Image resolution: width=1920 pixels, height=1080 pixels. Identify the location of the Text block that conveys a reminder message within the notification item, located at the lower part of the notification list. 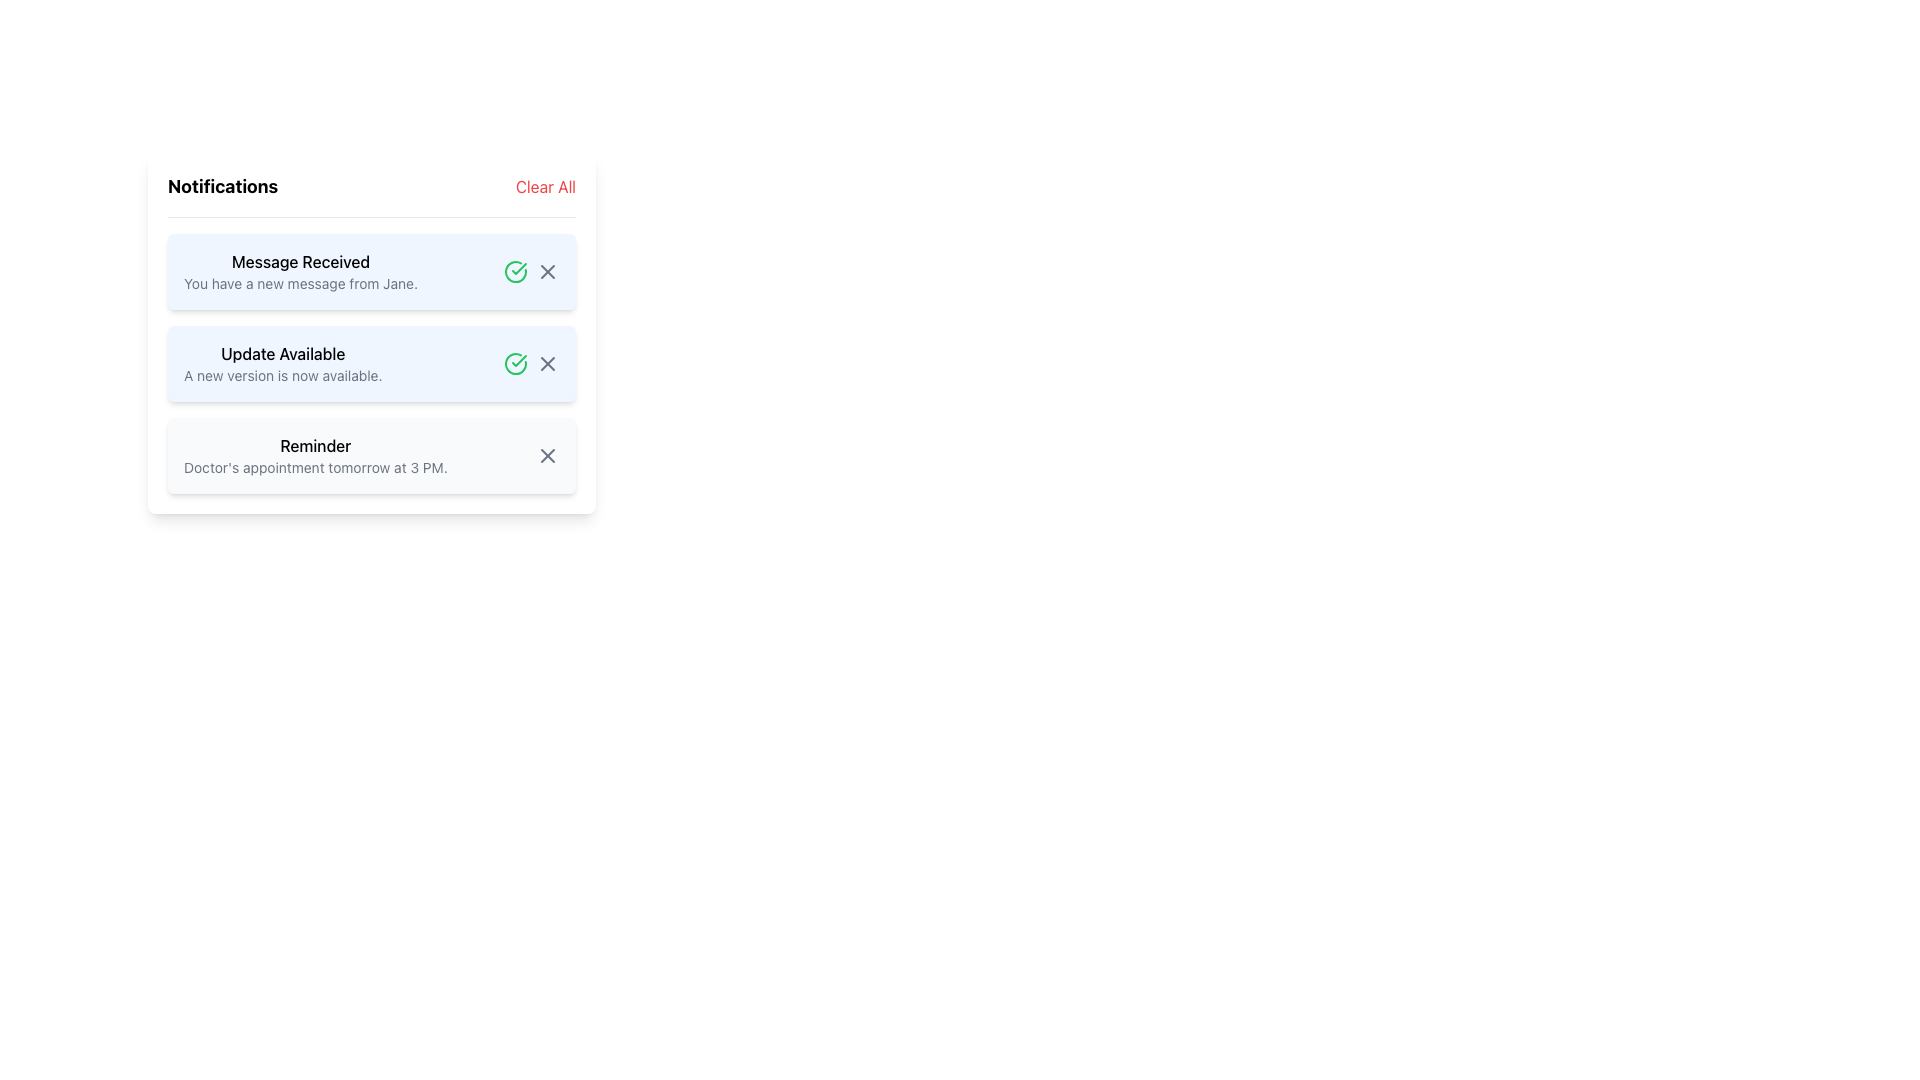
(314, 455).